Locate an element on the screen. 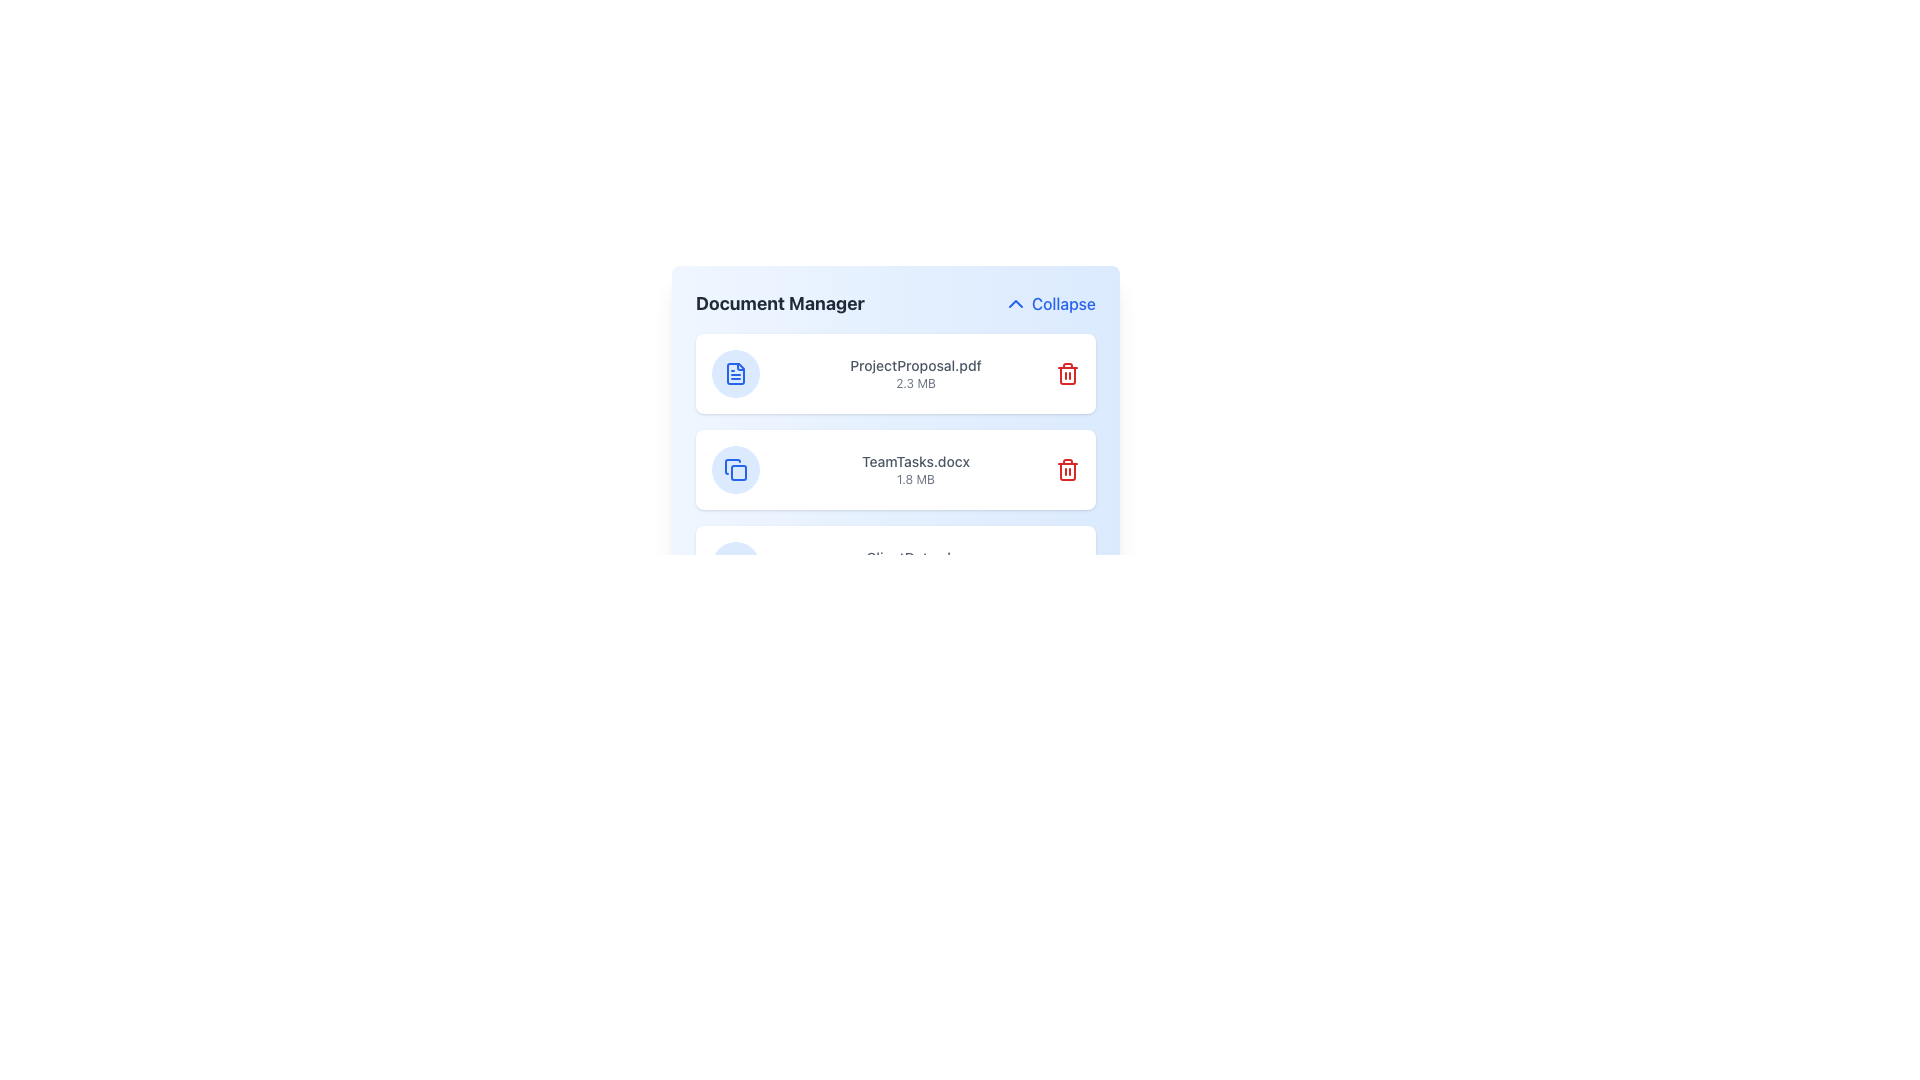 The width and height of the screenshot is (1920, 1080). the third delete button located to the far right of the item labeled 'ClientData.xlsx' is located at coordinates (1067, 566).